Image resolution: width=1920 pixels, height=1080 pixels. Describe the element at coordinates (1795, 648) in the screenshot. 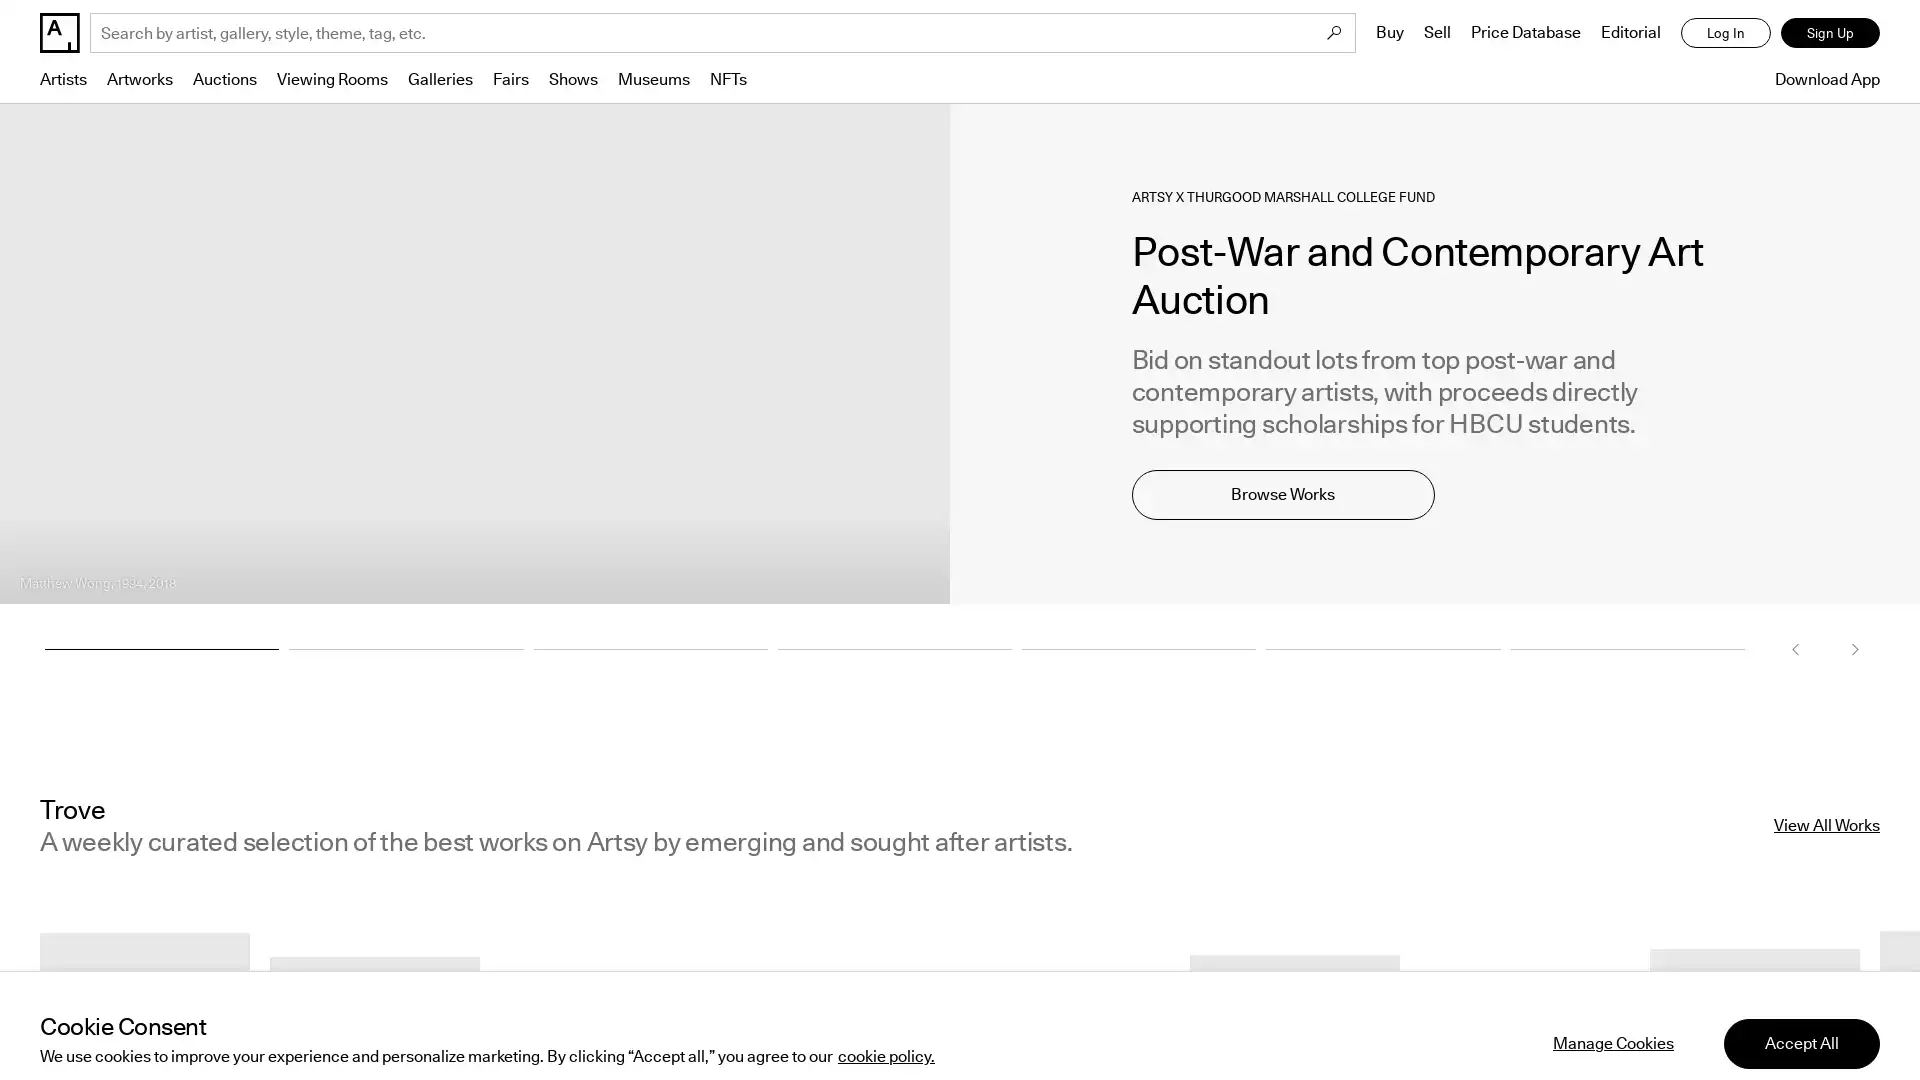

I see `Navigate left` at that location.